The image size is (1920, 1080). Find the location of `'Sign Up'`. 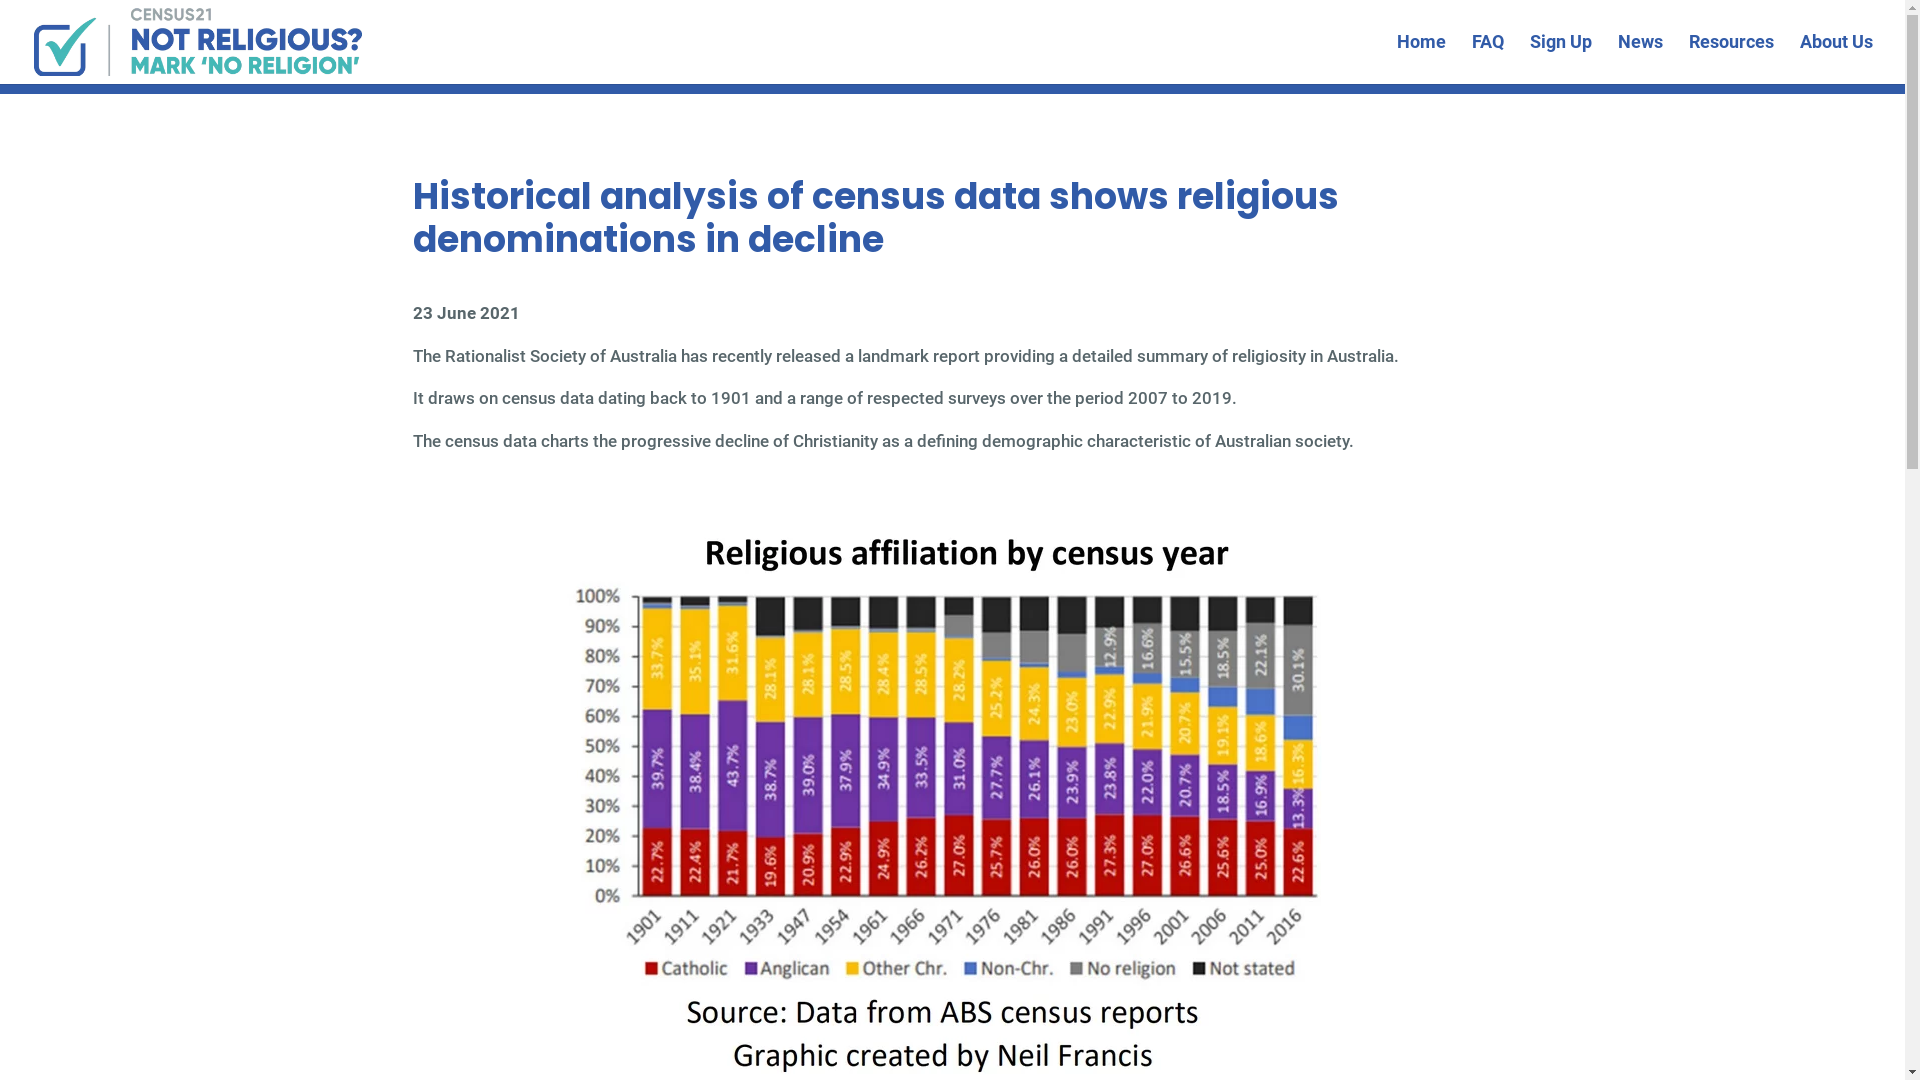

'Sign Up' is located at coordinates (1559, 58).